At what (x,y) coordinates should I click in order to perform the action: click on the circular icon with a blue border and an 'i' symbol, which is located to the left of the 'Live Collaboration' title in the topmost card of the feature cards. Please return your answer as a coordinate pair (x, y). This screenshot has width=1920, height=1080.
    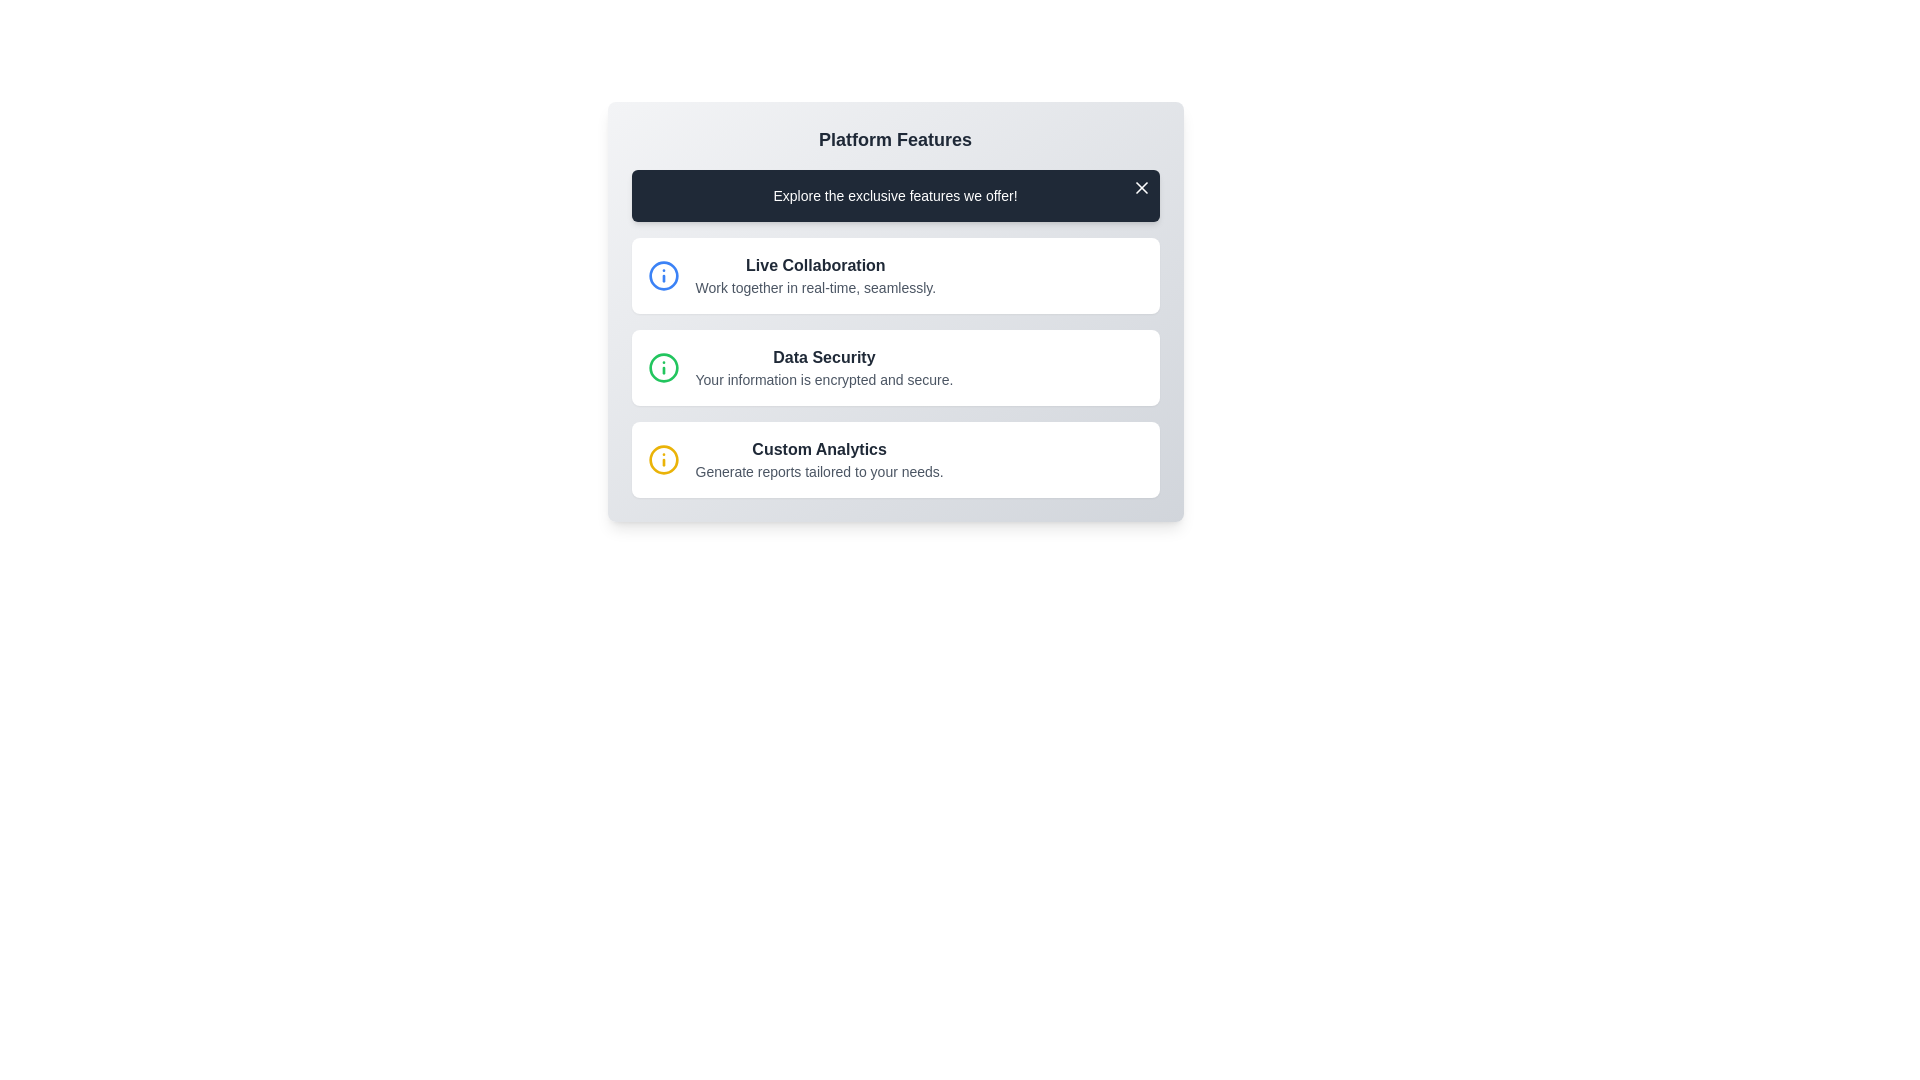
    Looking at the image, I should click on (663, 276).